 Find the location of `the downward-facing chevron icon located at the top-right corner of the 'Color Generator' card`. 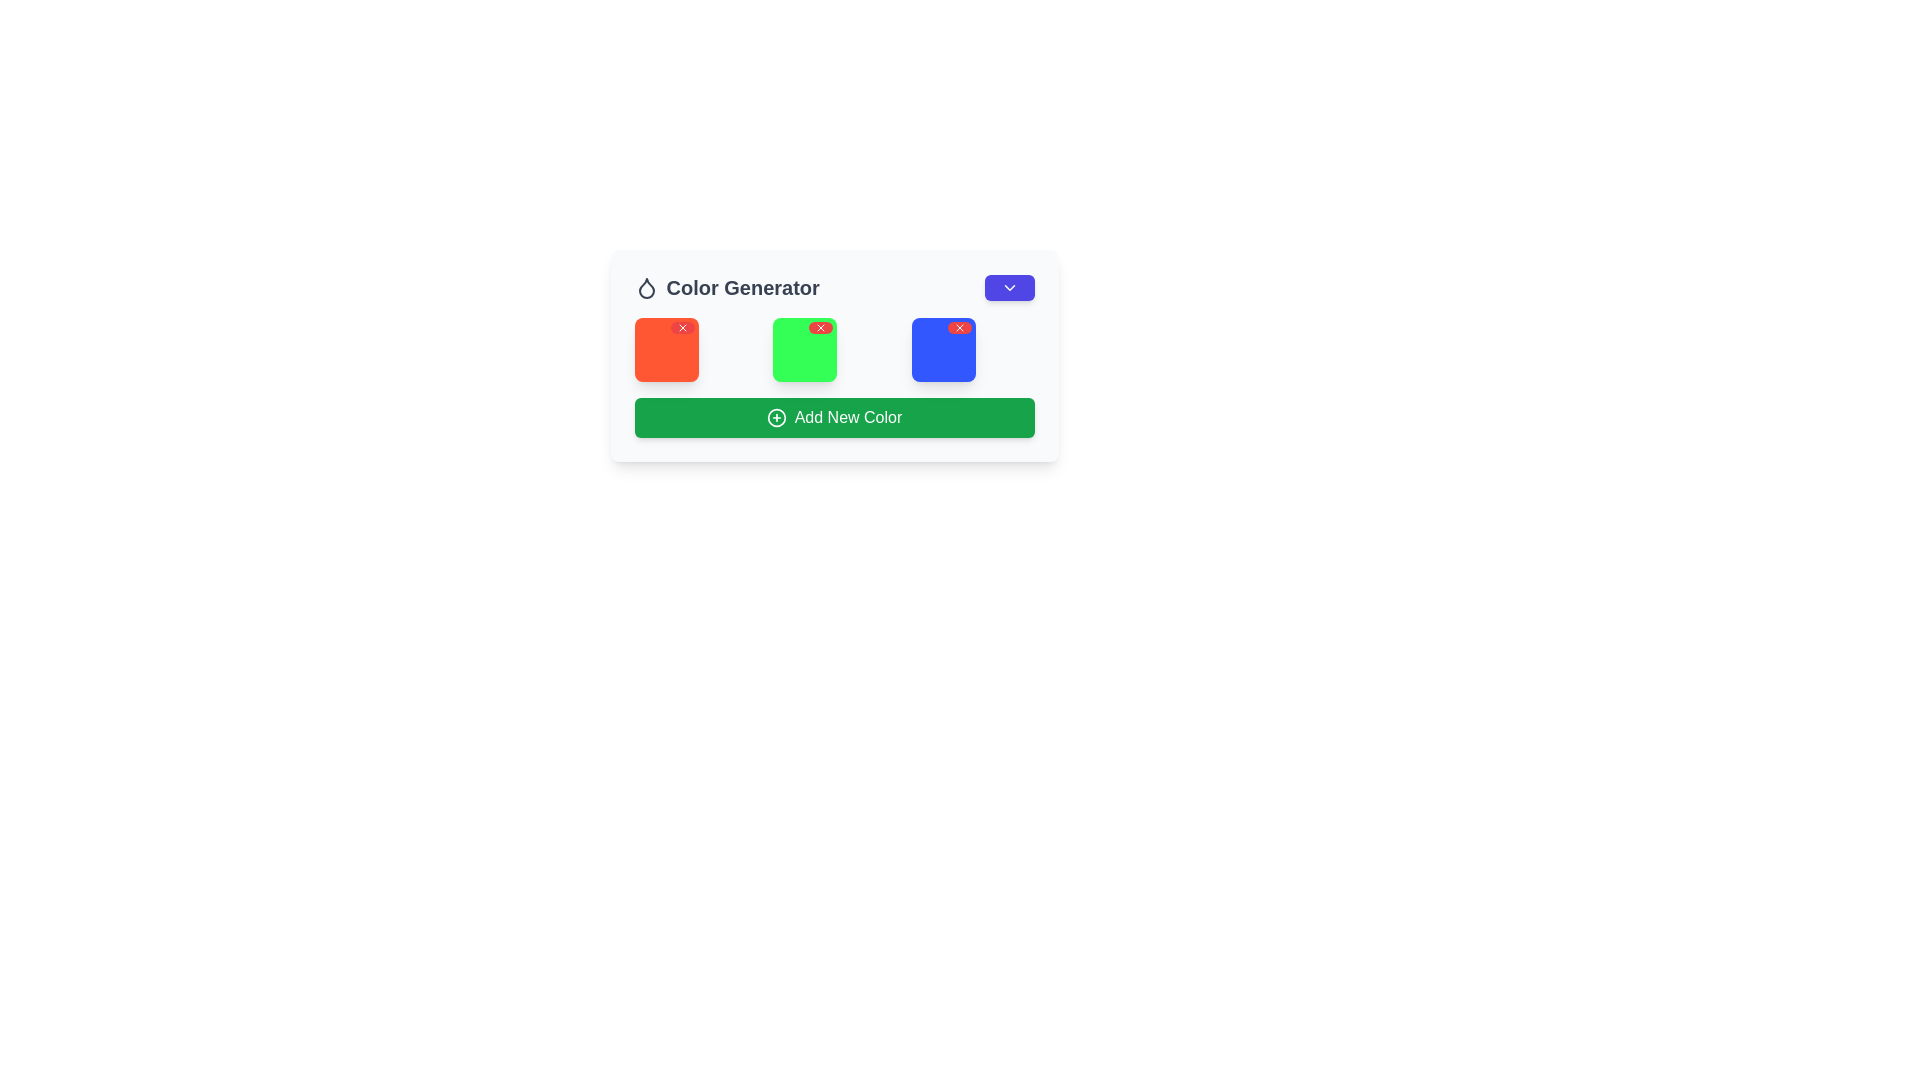

the downward-facing chevron icon located at the top-right corner of the 'Color Generator' card is located at coordinates (1009, 288).